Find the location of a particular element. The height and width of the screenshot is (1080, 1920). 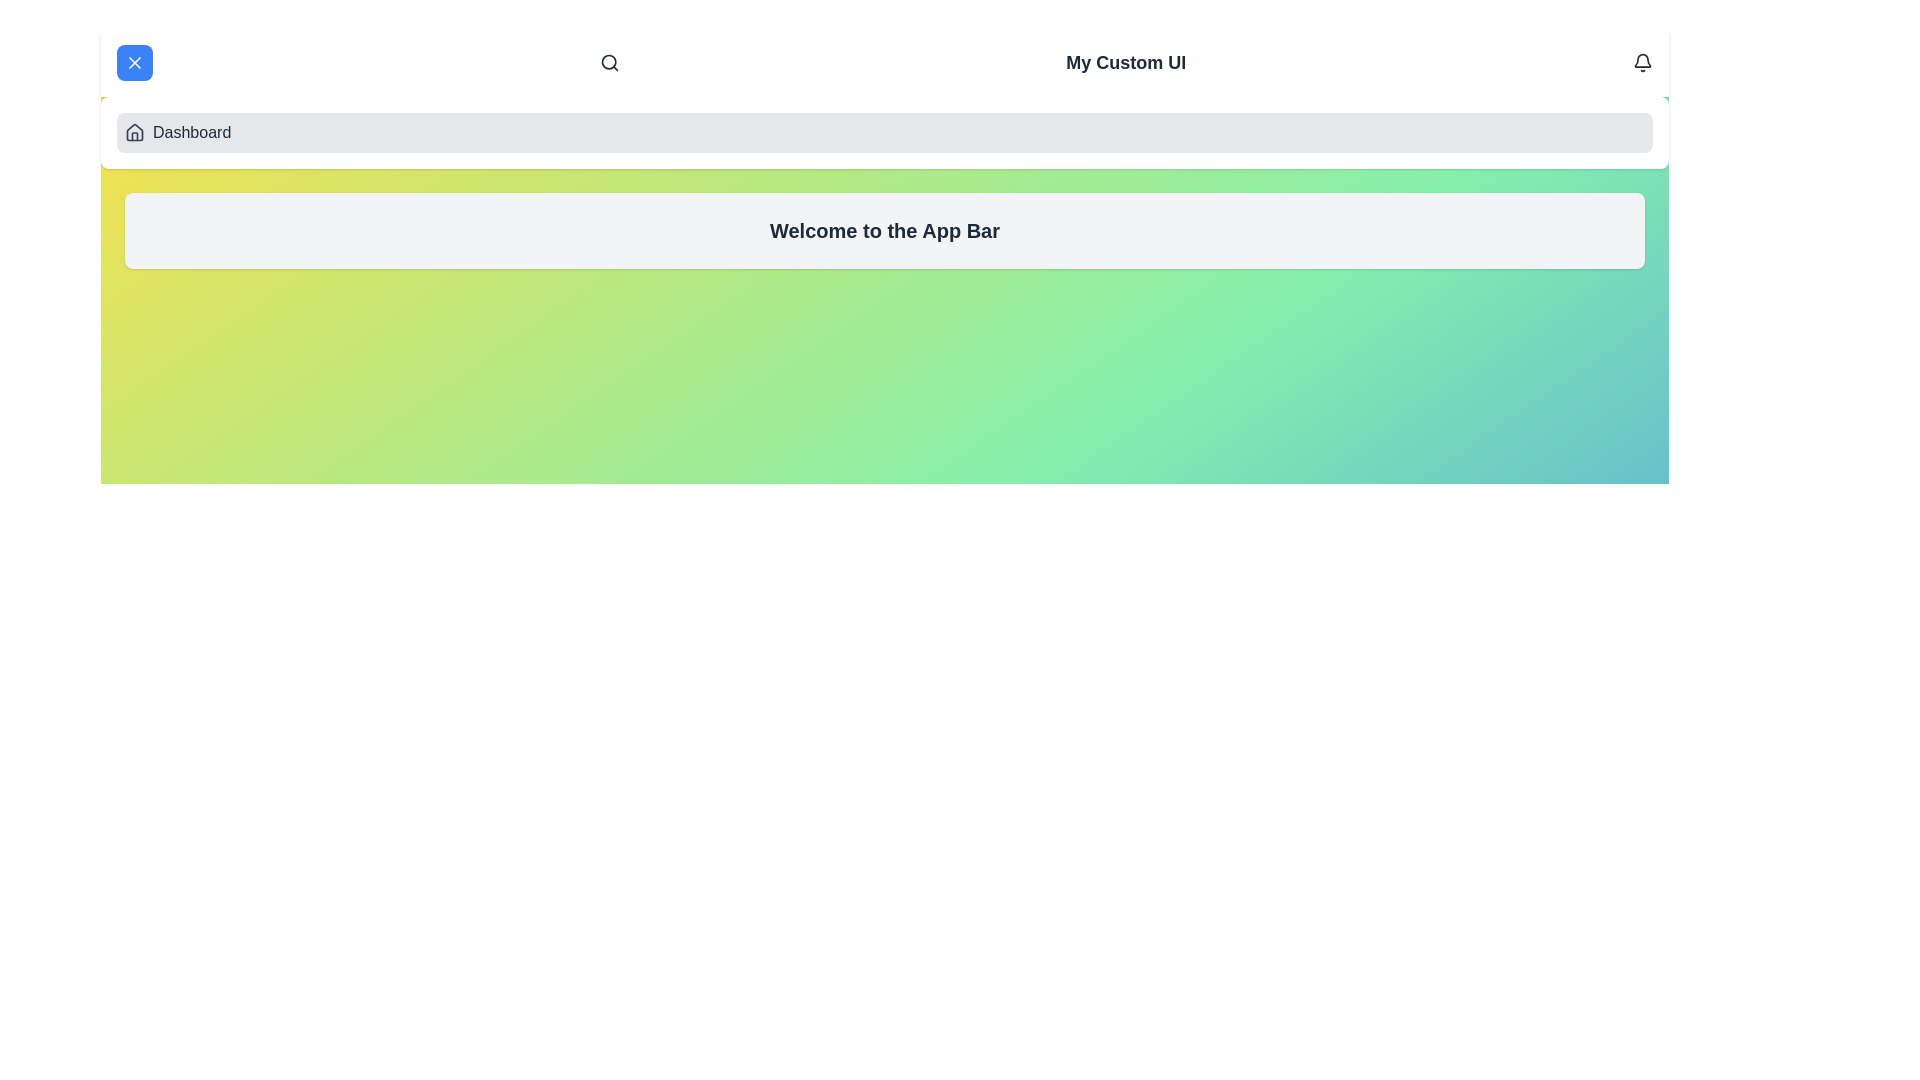

the 'Dashboard' navigation item is located at coordinates (883, 132).